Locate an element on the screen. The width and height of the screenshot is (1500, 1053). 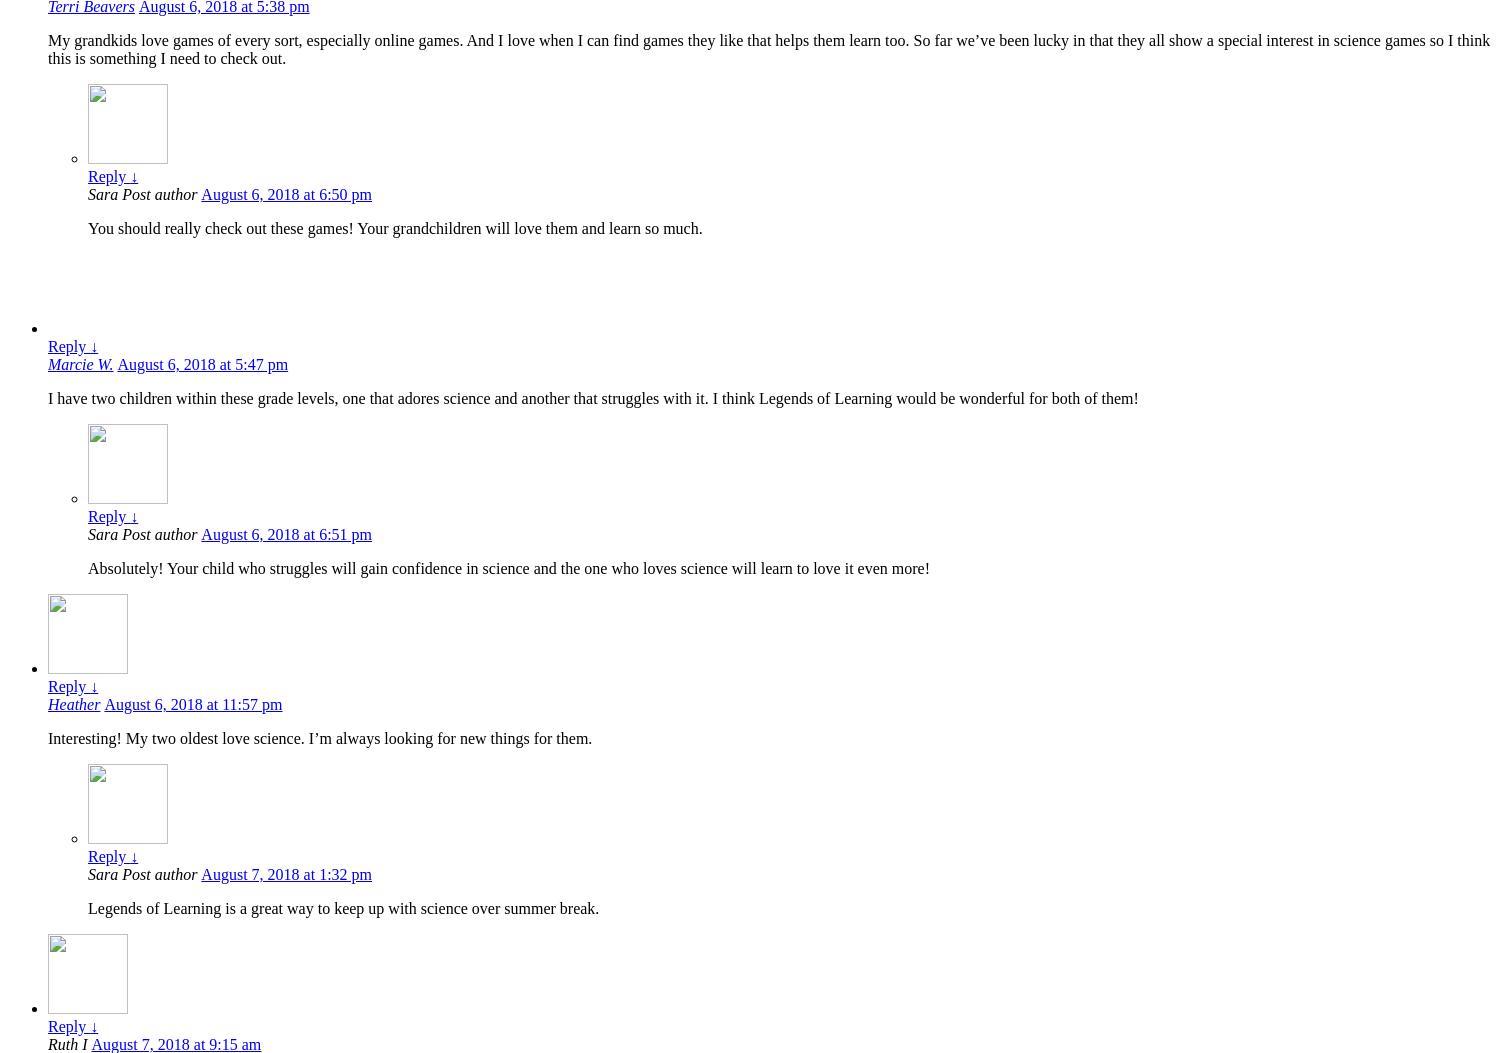
'I have two children within these grade levels, one that adores science and another that struggles with it. I think Legends of Learning would be wonderful for both of them!' is located at coordinates (48, 398).